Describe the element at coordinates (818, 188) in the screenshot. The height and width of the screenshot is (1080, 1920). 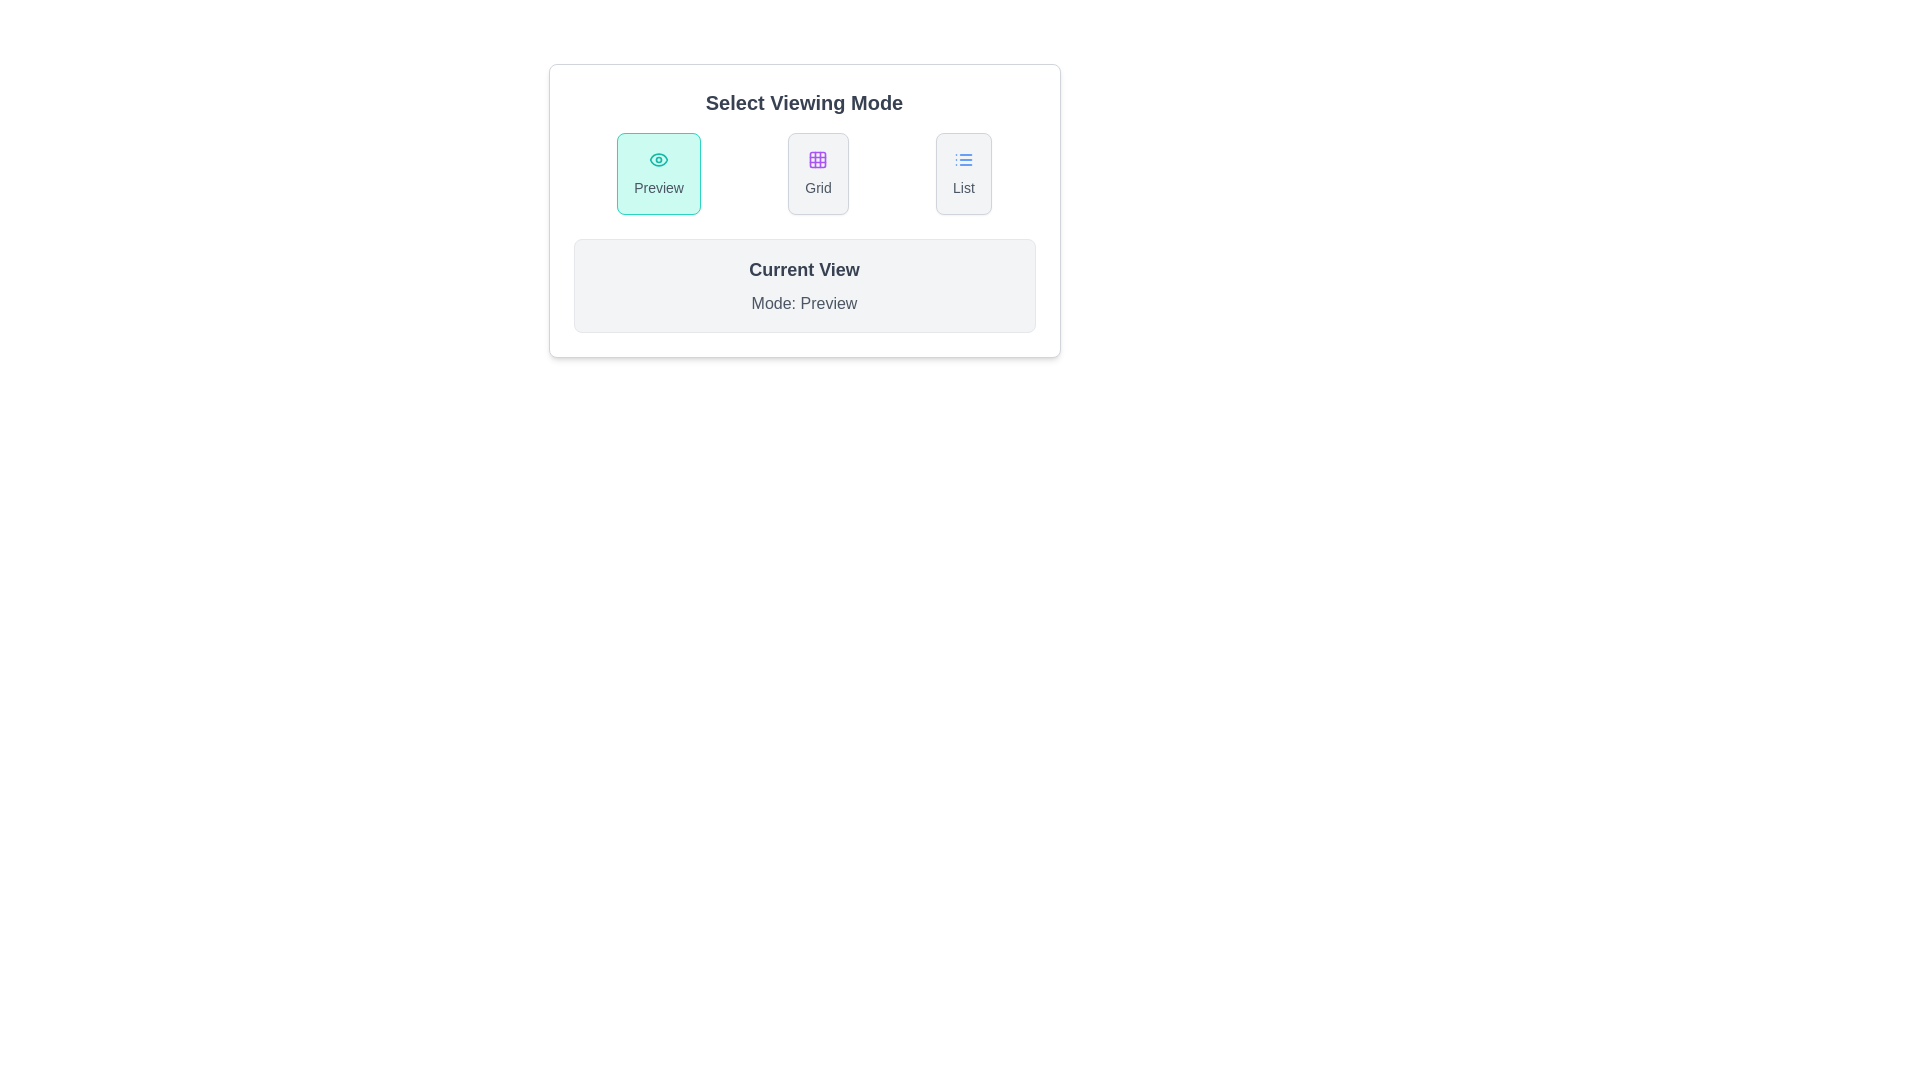
I see `the 'Grid' label within the button that indicates the grid-view mode option under the 'Select Viewing Mode' heading` at that location.